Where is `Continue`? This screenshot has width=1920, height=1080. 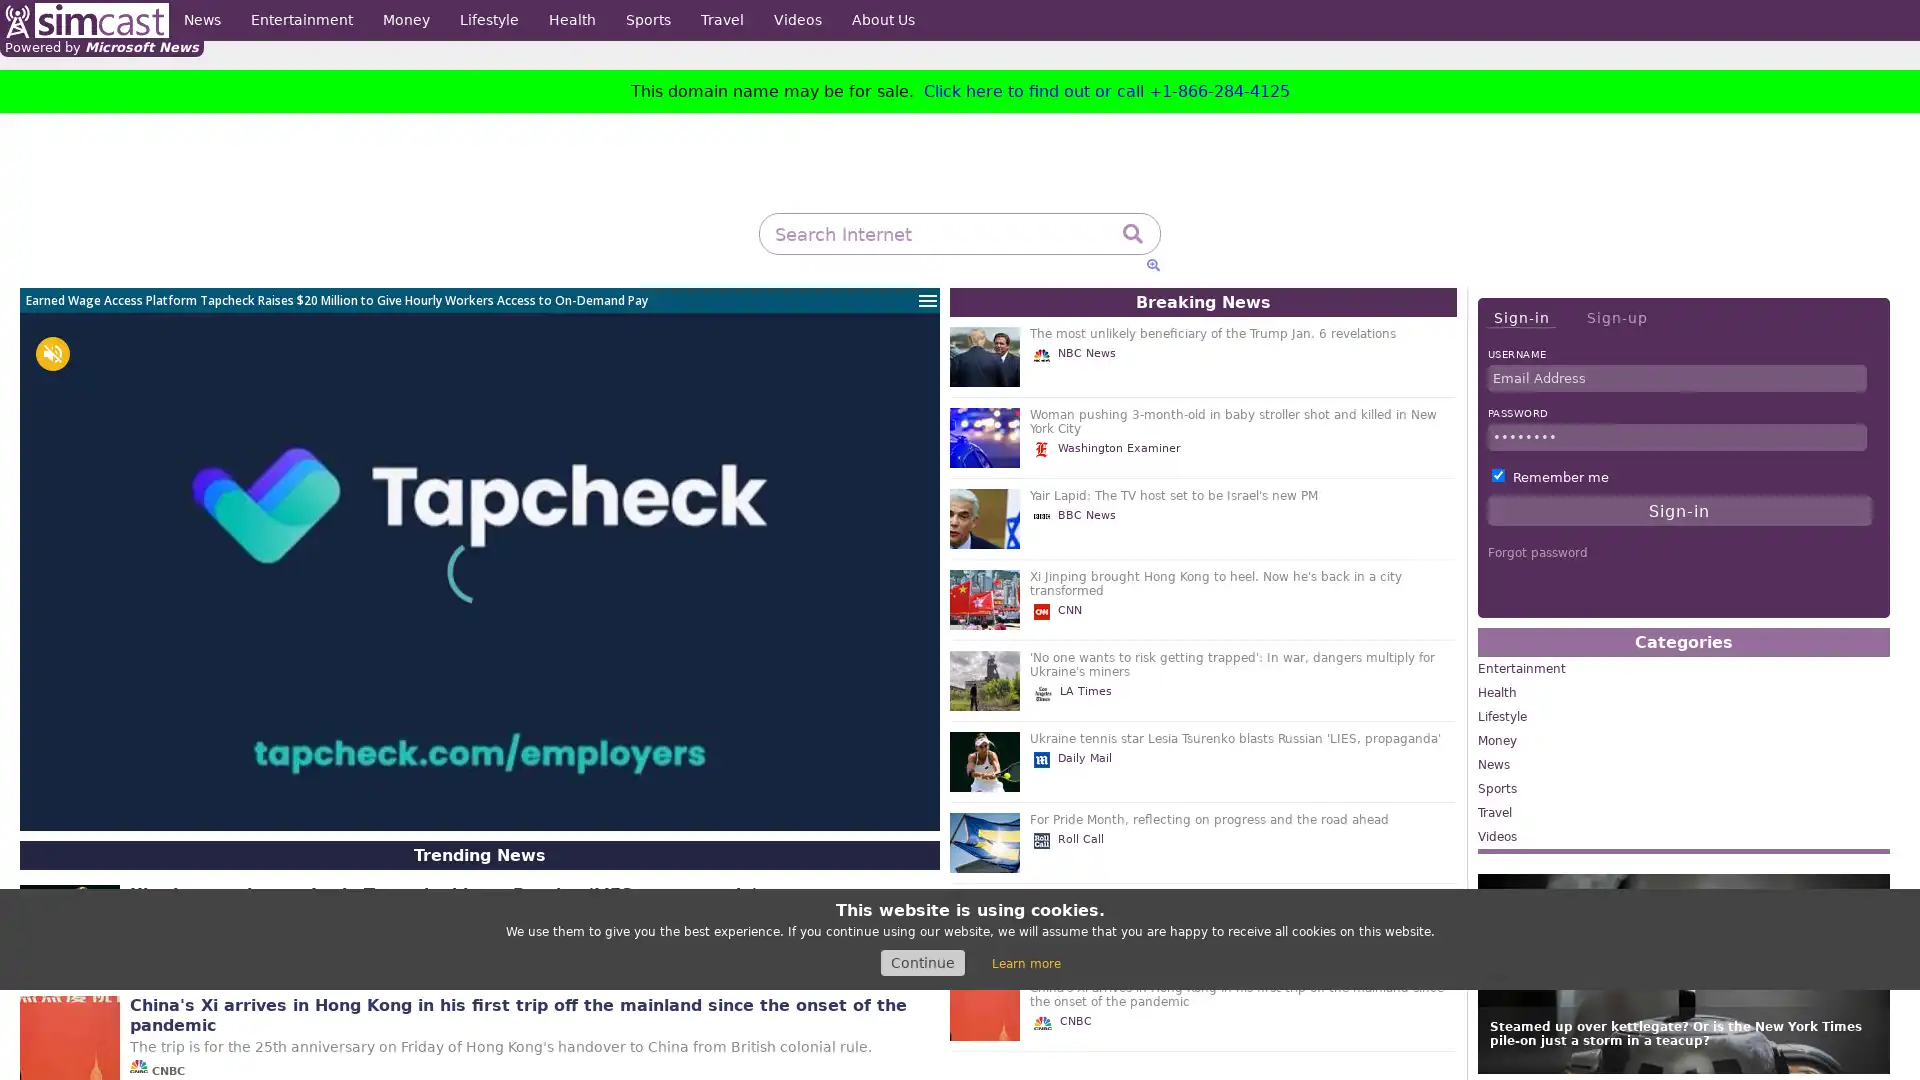 Continue is located at coordinates (921, 962).